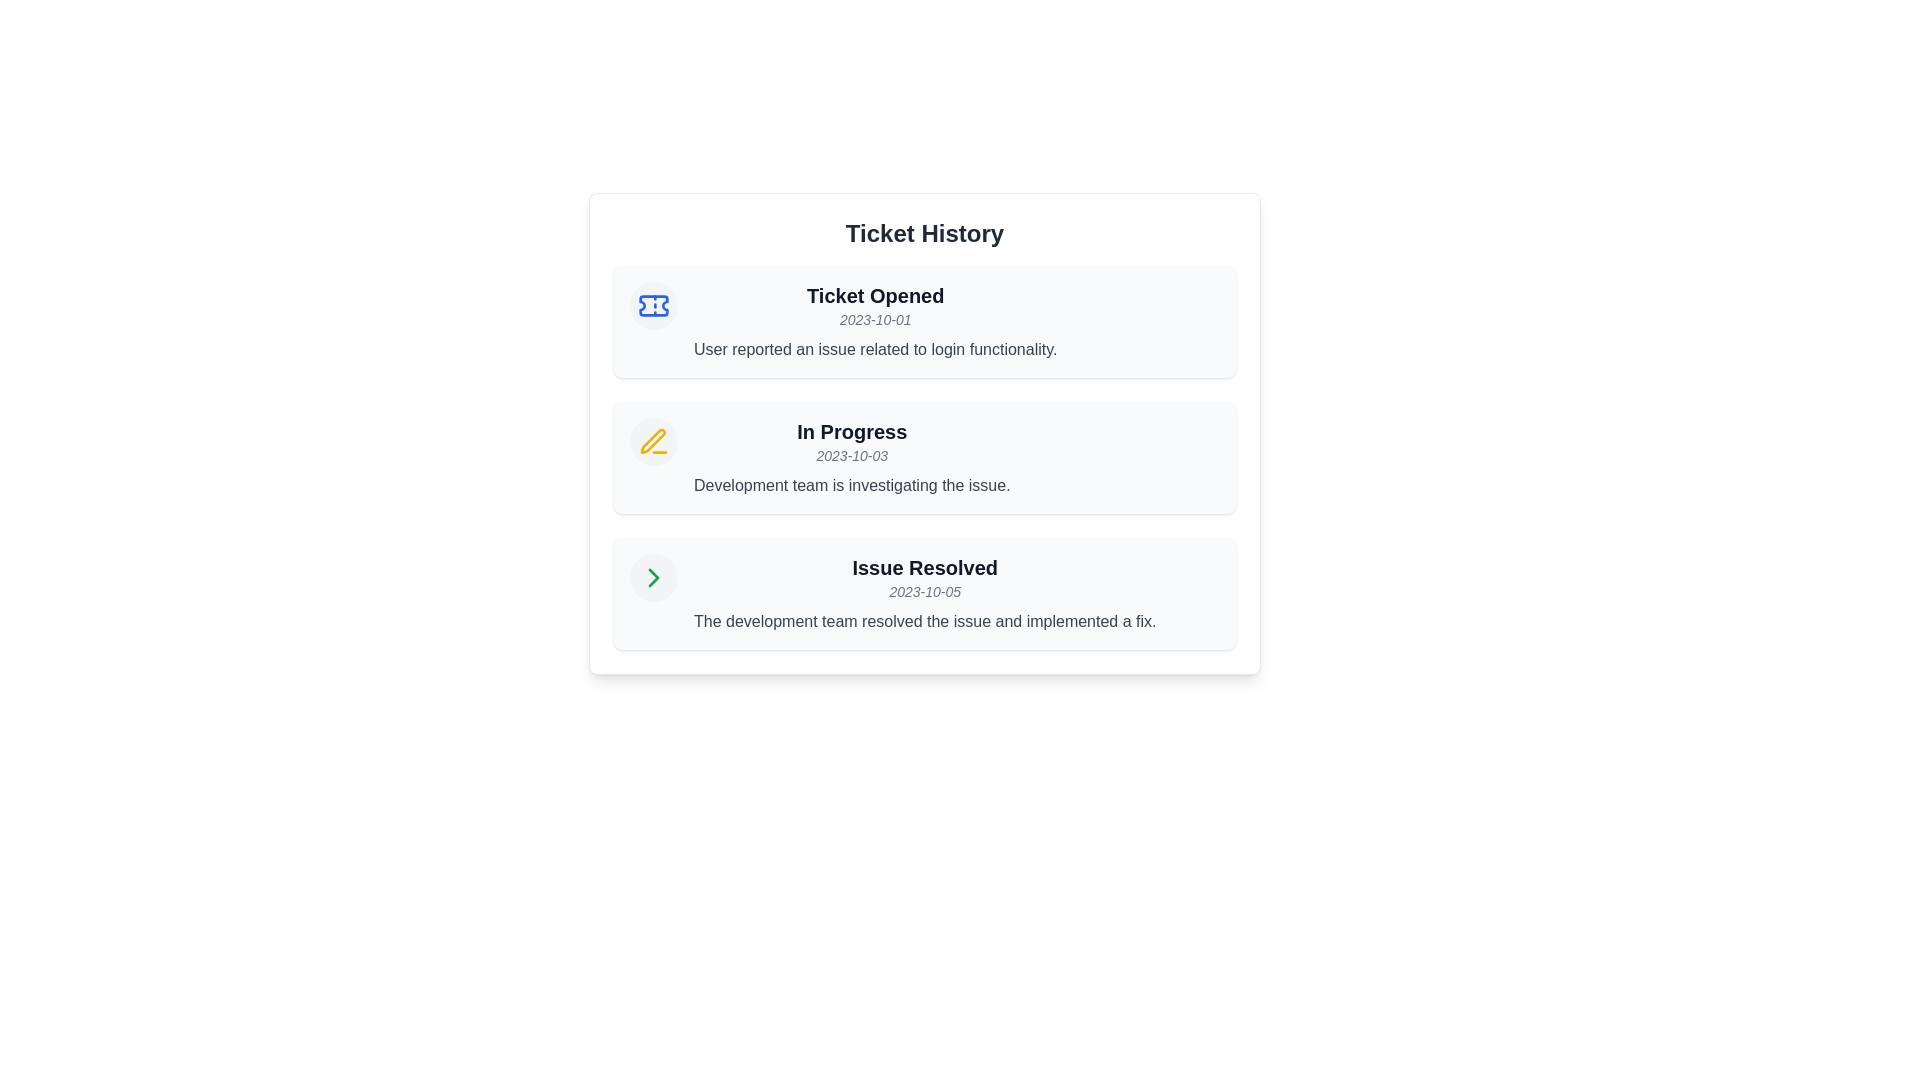 The width and height of the screenshot is (1920, 1080). Describe the element at coordinates (653, 305) in the screenshot. I see `the icon representing an opened ticket` at that location.